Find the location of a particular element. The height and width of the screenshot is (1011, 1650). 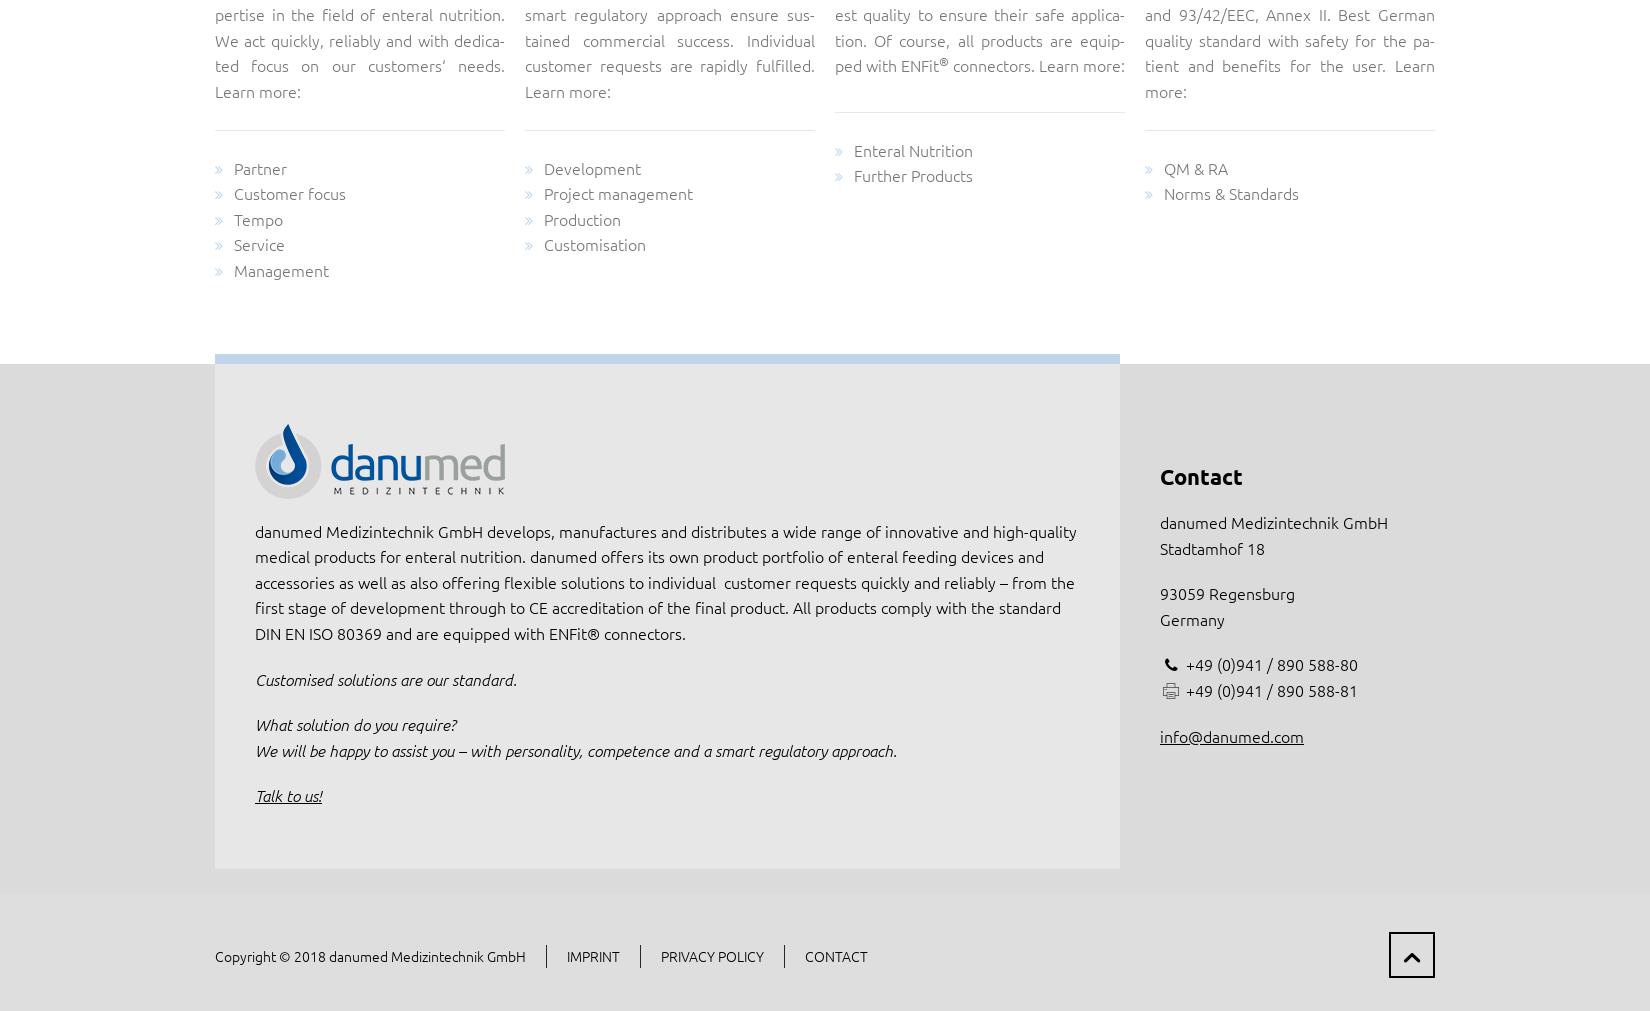

'Talk to us!' is located at coordinates (288, 794).